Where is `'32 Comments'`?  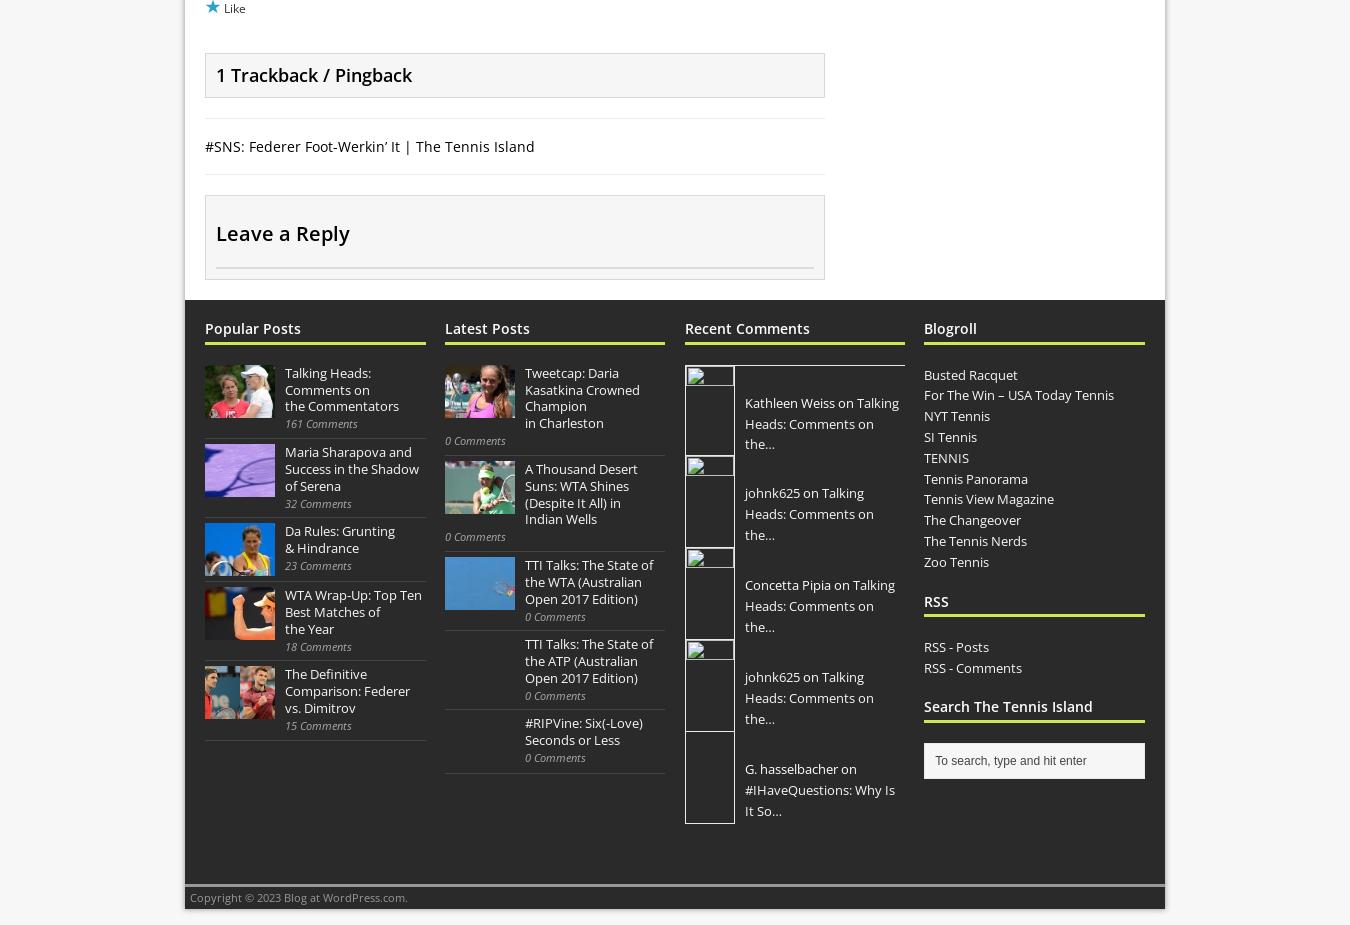 '32 Comments' is located at coordinates (283, 502).